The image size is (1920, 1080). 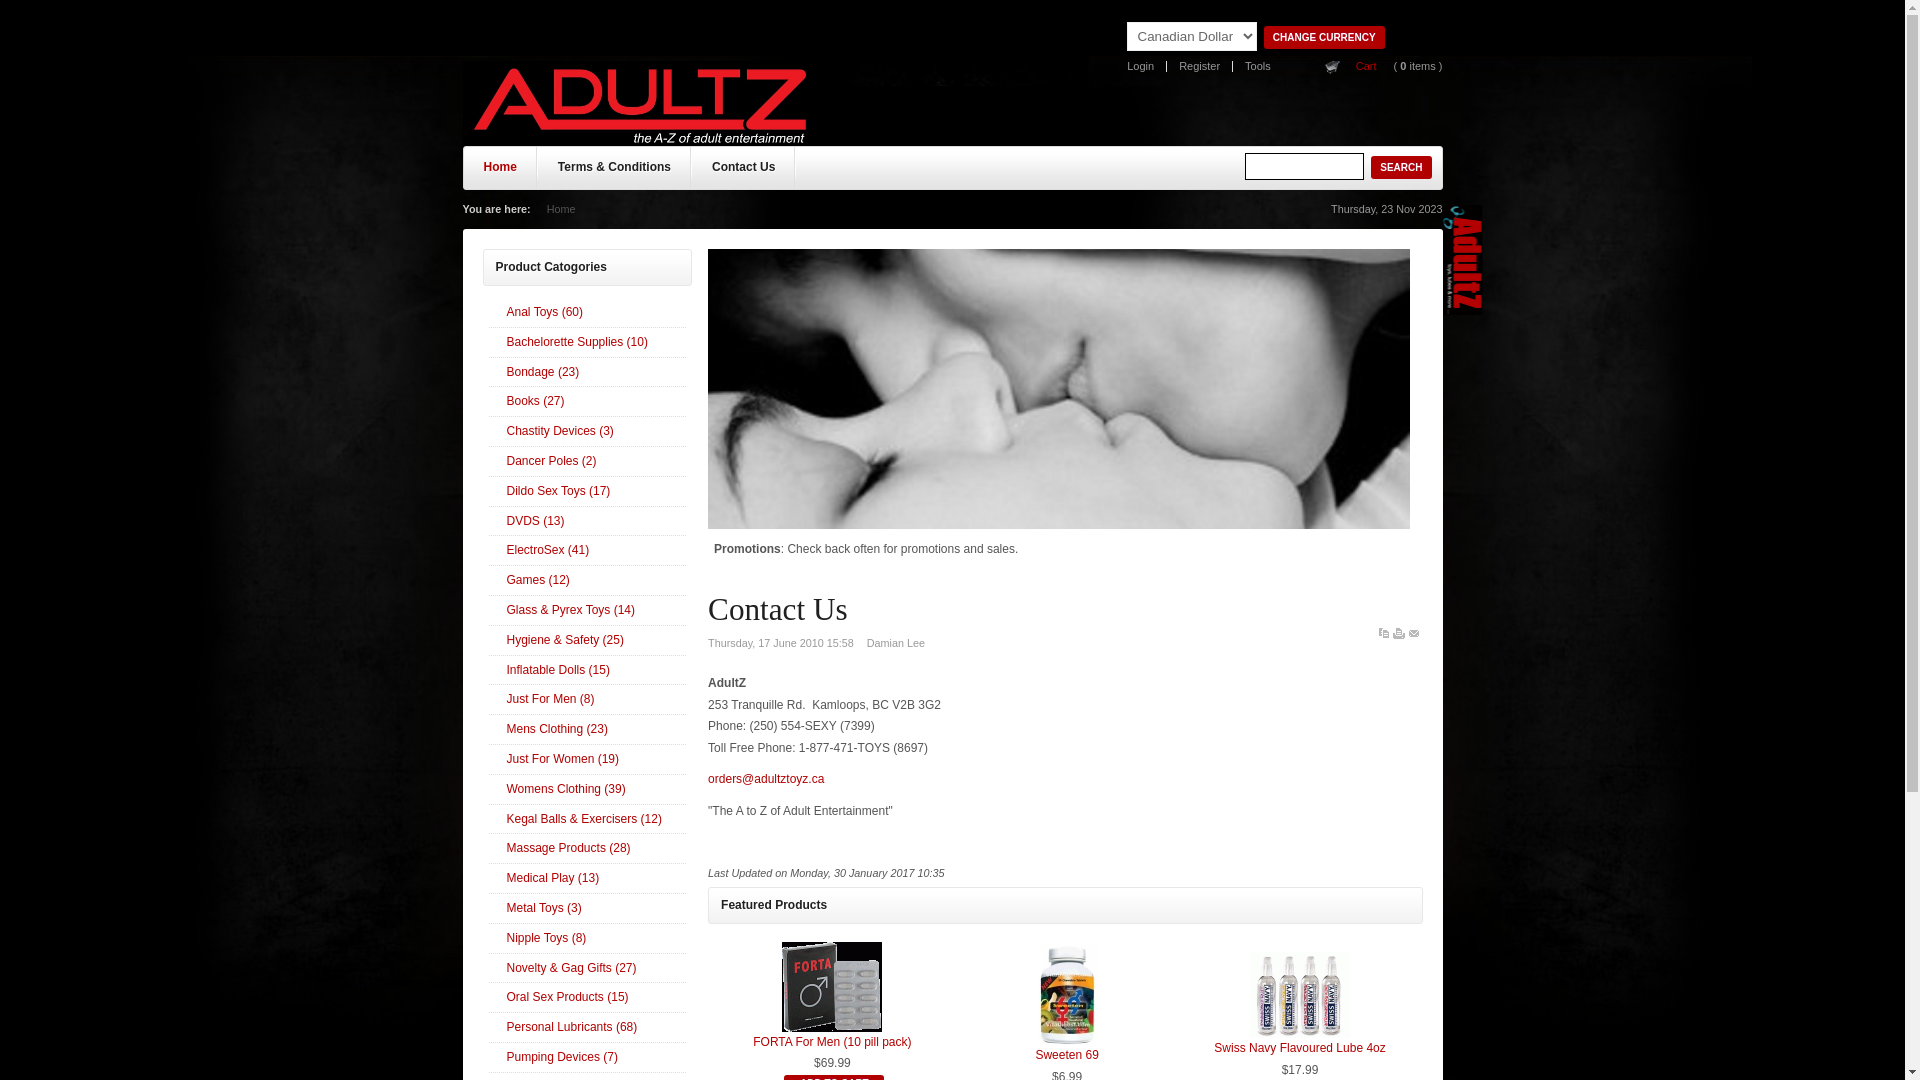 I want to click on 'Tools', so click(x=1256, y=65).